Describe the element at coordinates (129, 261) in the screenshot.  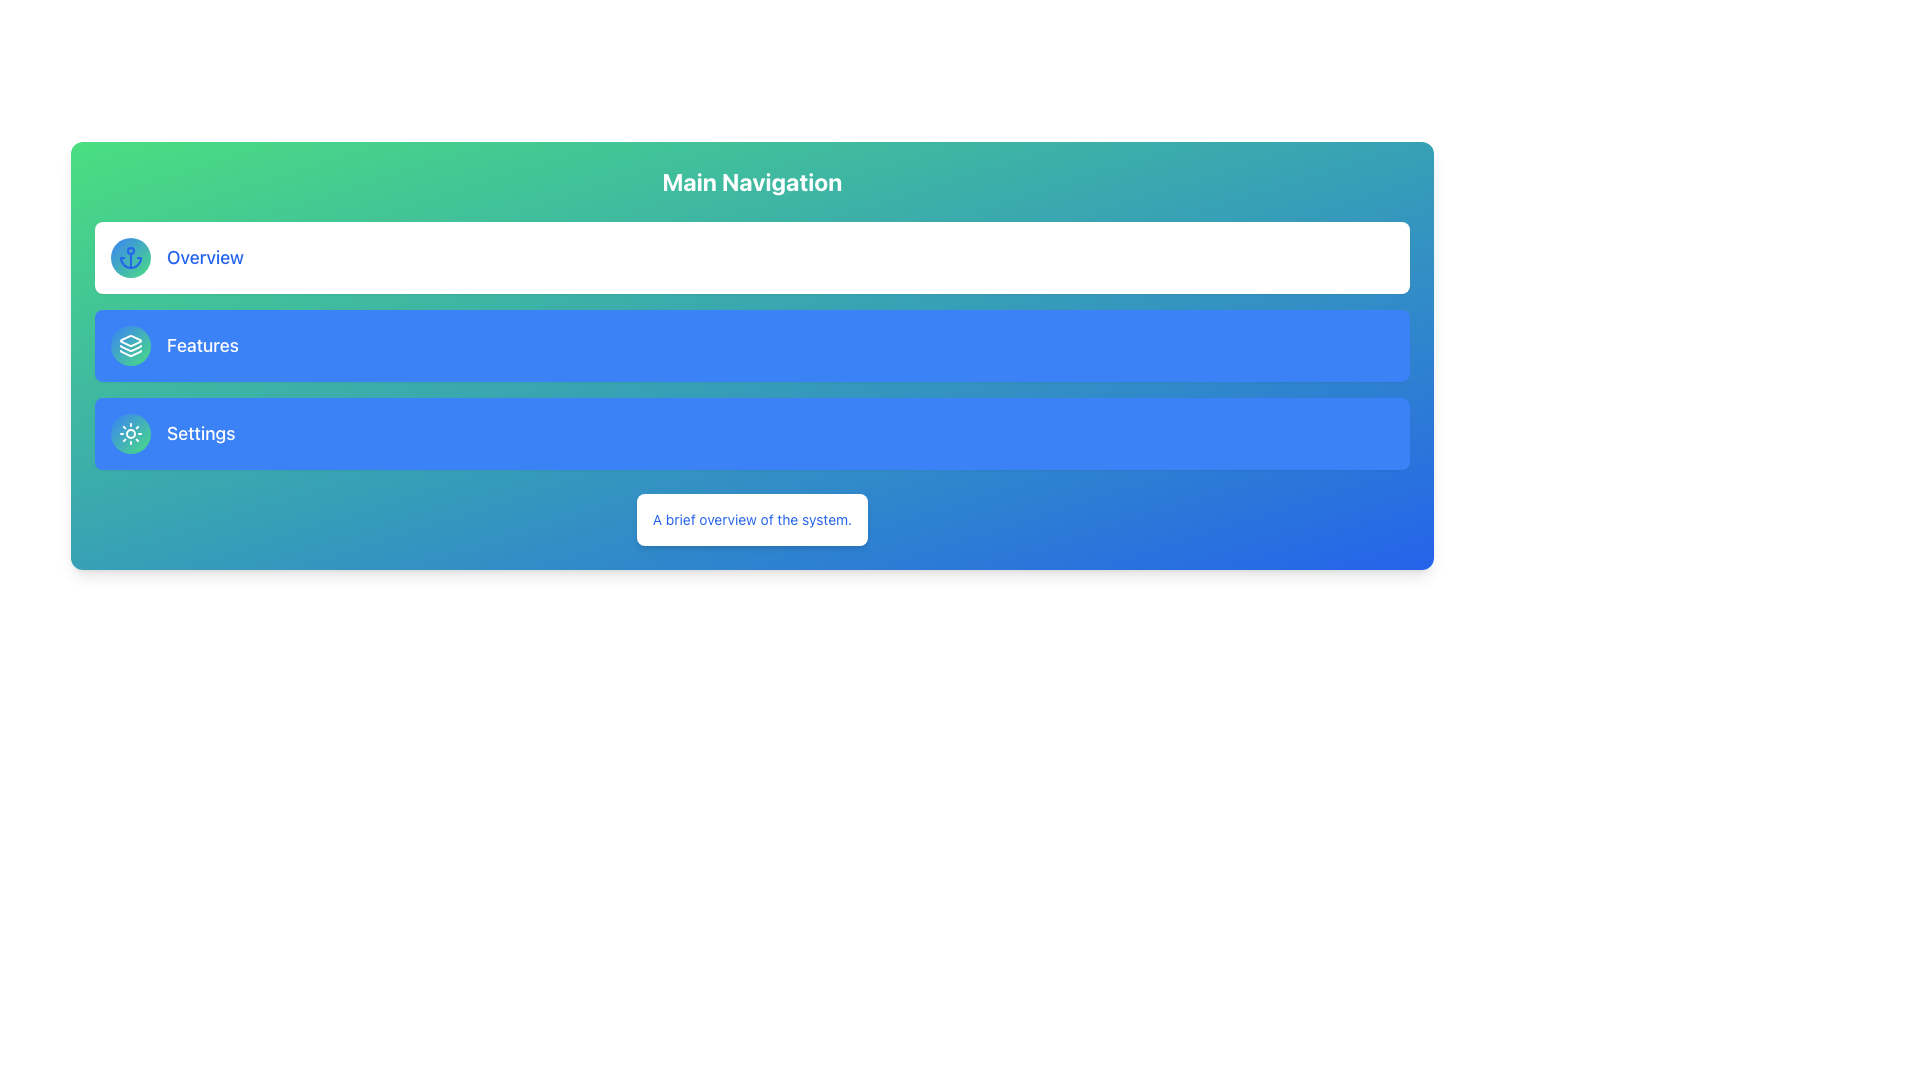
I see `the anchor icon located to the left of the 'Overview' label at the top of the interface` at that location.